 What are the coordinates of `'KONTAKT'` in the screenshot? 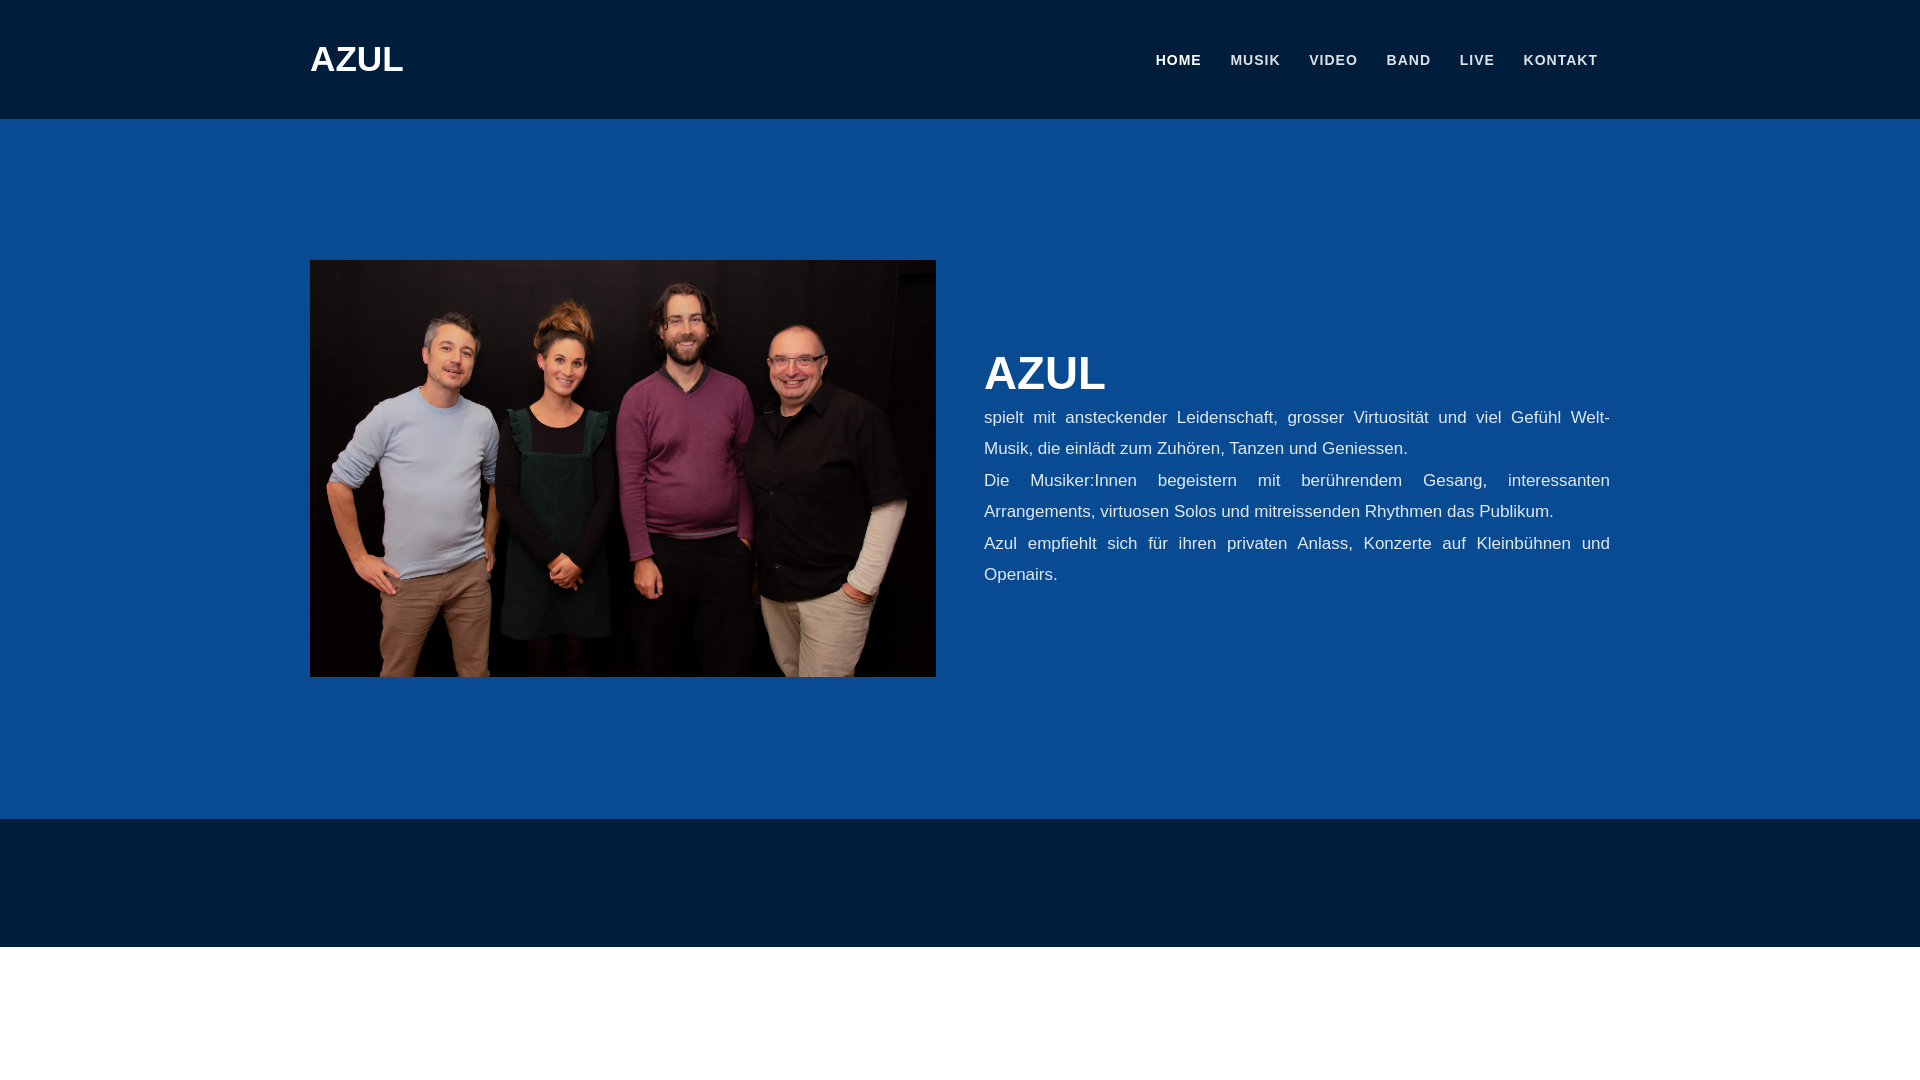 It's located at (1512, 59).